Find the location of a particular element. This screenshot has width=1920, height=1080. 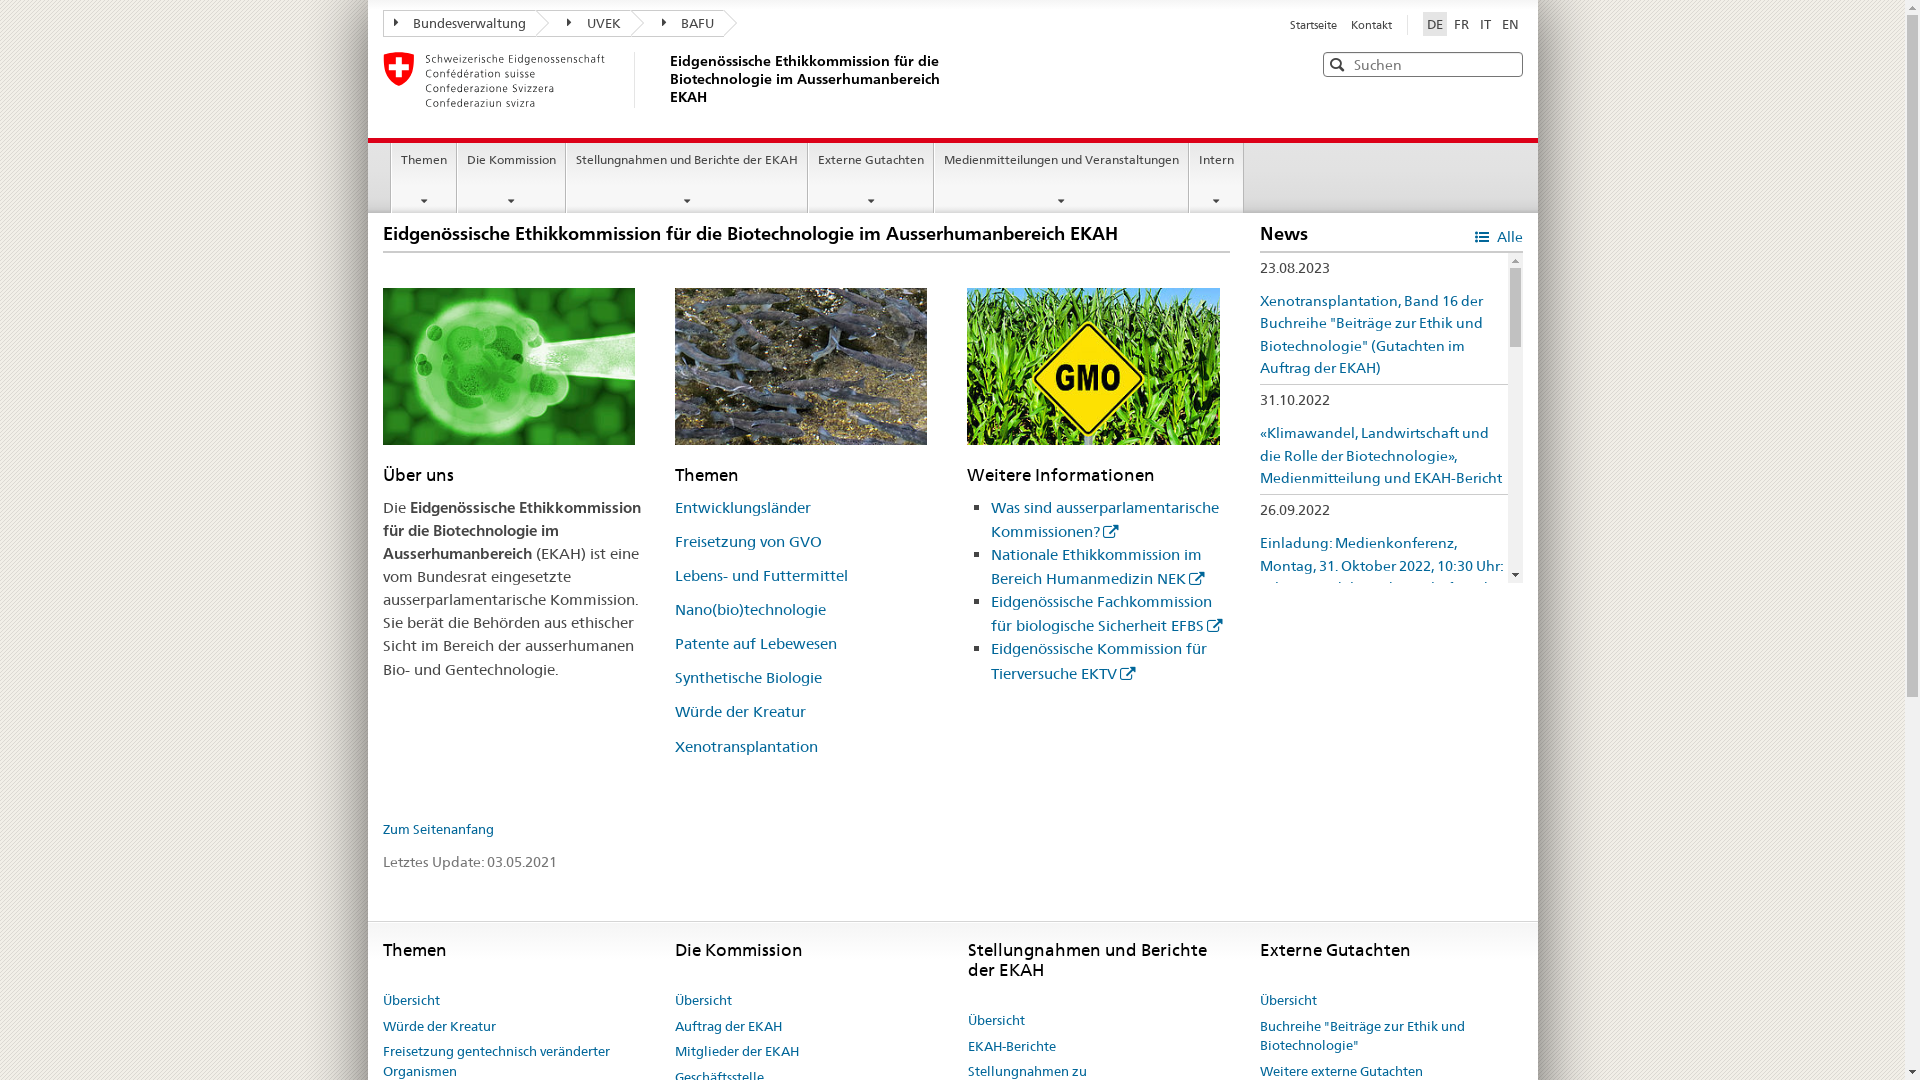

'Kontakt' is located at coordinates (1369, 24).